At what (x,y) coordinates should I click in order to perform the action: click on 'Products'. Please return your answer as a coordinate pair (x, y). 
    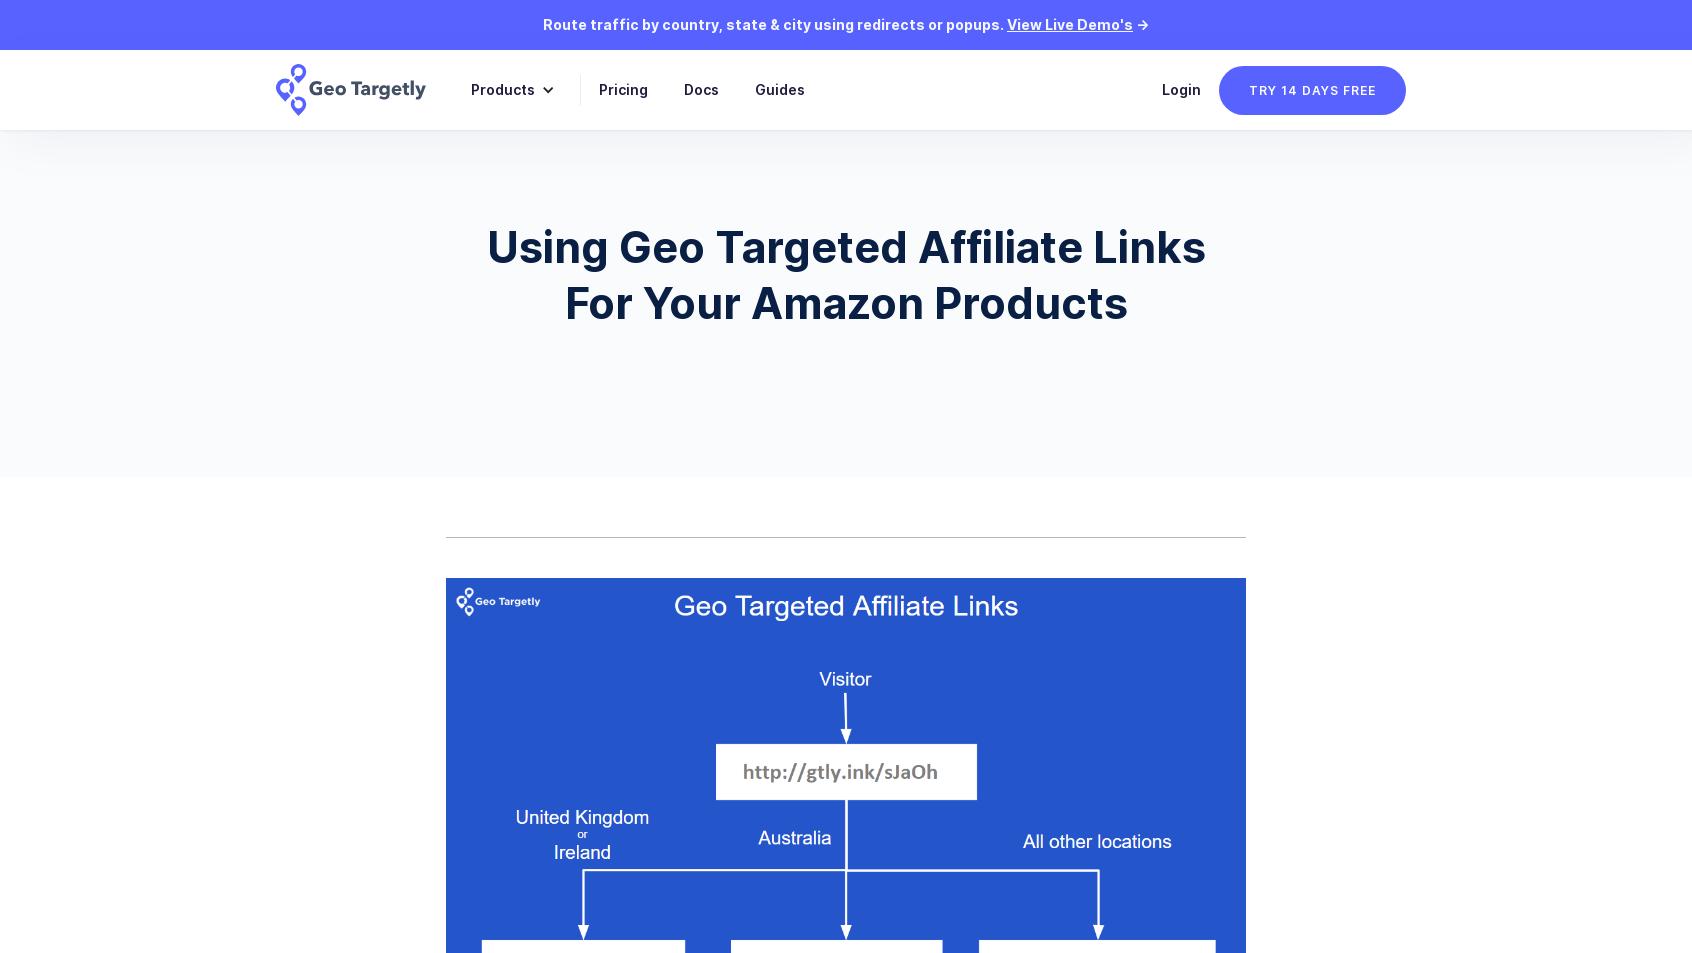
    Looking at the image, I should click on (470, 88).